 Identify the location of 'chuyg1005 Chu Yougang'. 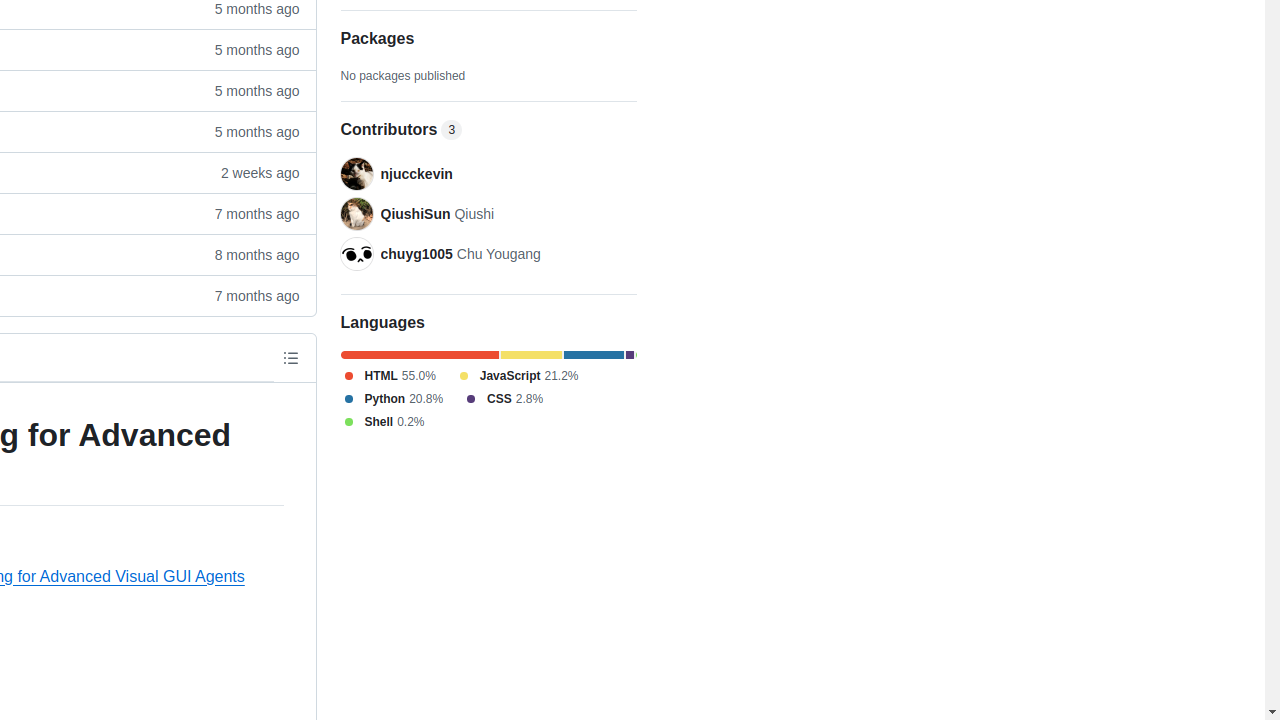
(459, 252).